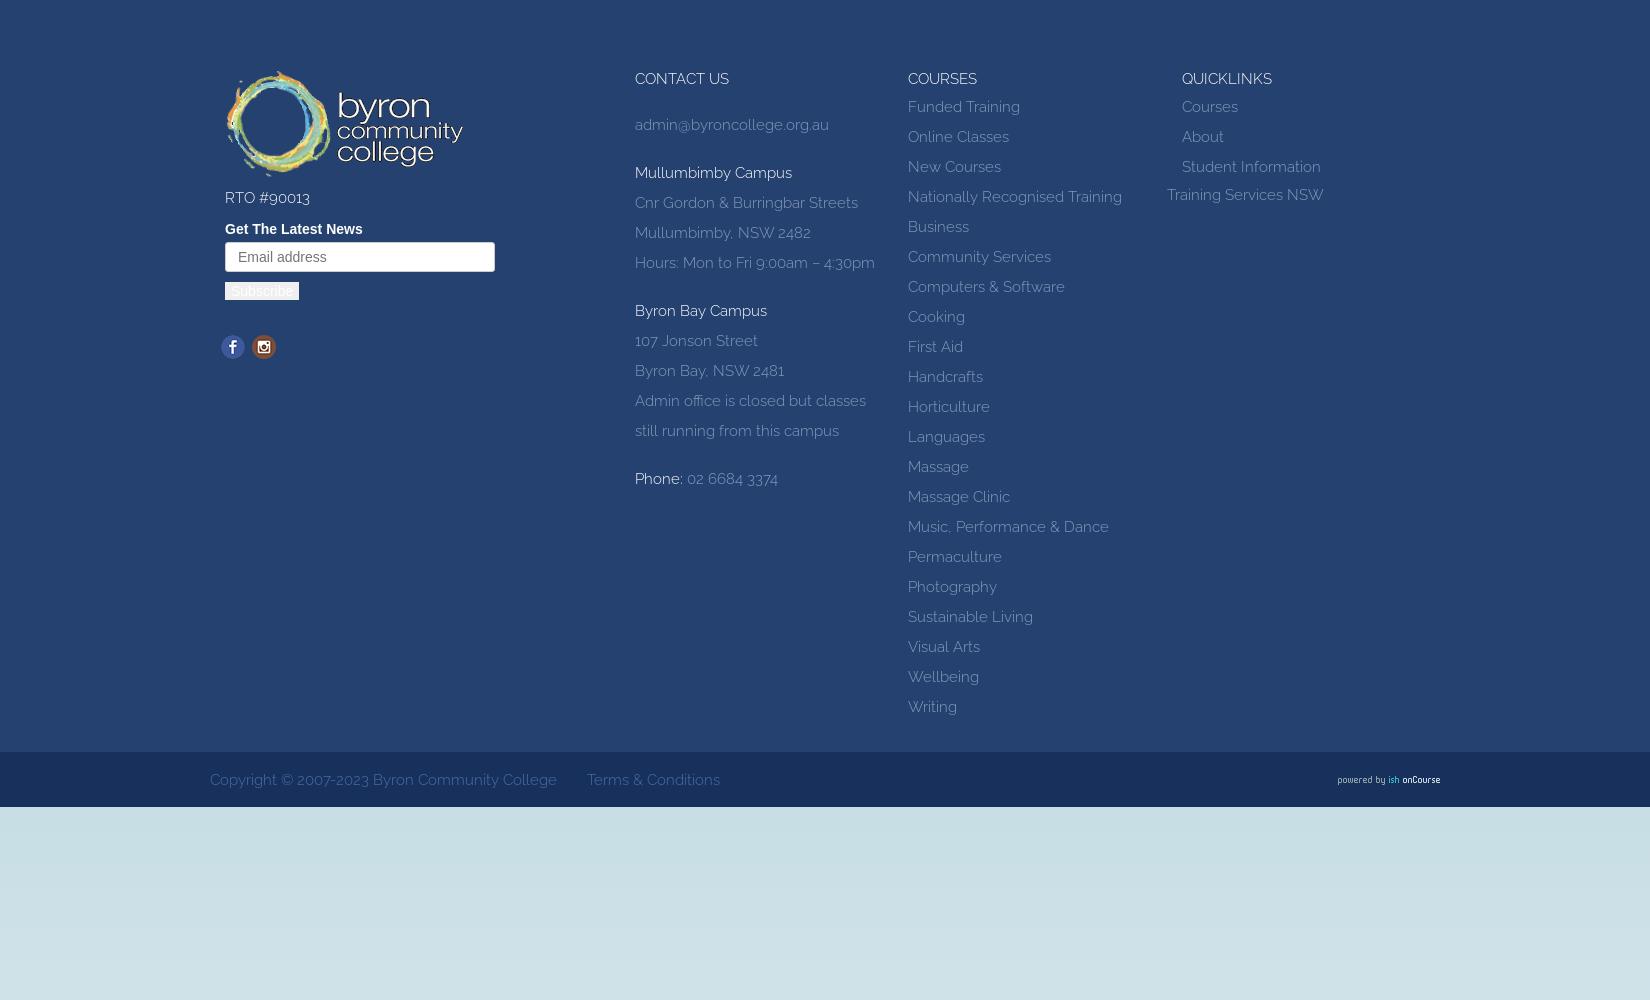 The width and height of the screenshot is (1650, 1000). I want to click on 'Get The Latest News', so click(293, 228).